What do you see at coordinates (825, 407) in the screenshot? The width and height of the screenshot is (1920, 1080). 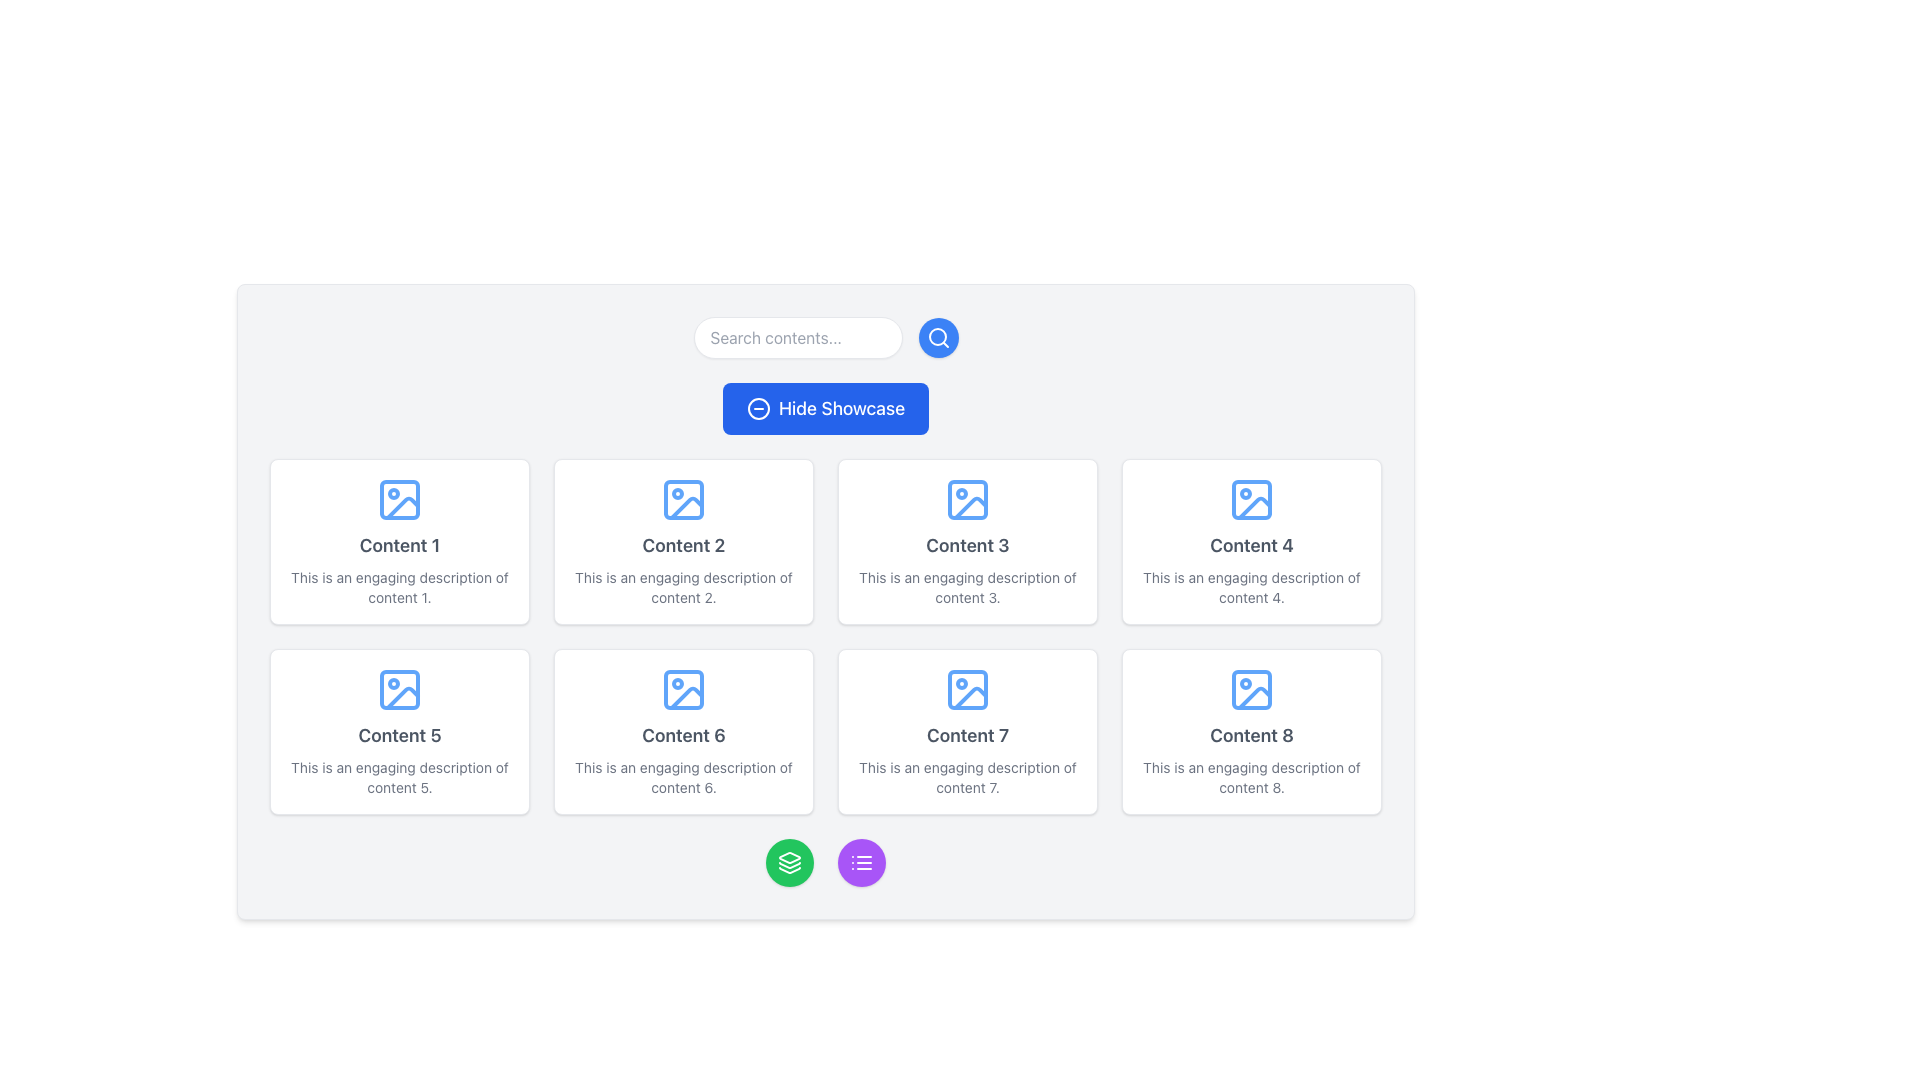 I see `the blue button labeled 'Hide Showcase' with white text and an icon resembling a minus symbol inside a circle` at bounding box center [825, 407].